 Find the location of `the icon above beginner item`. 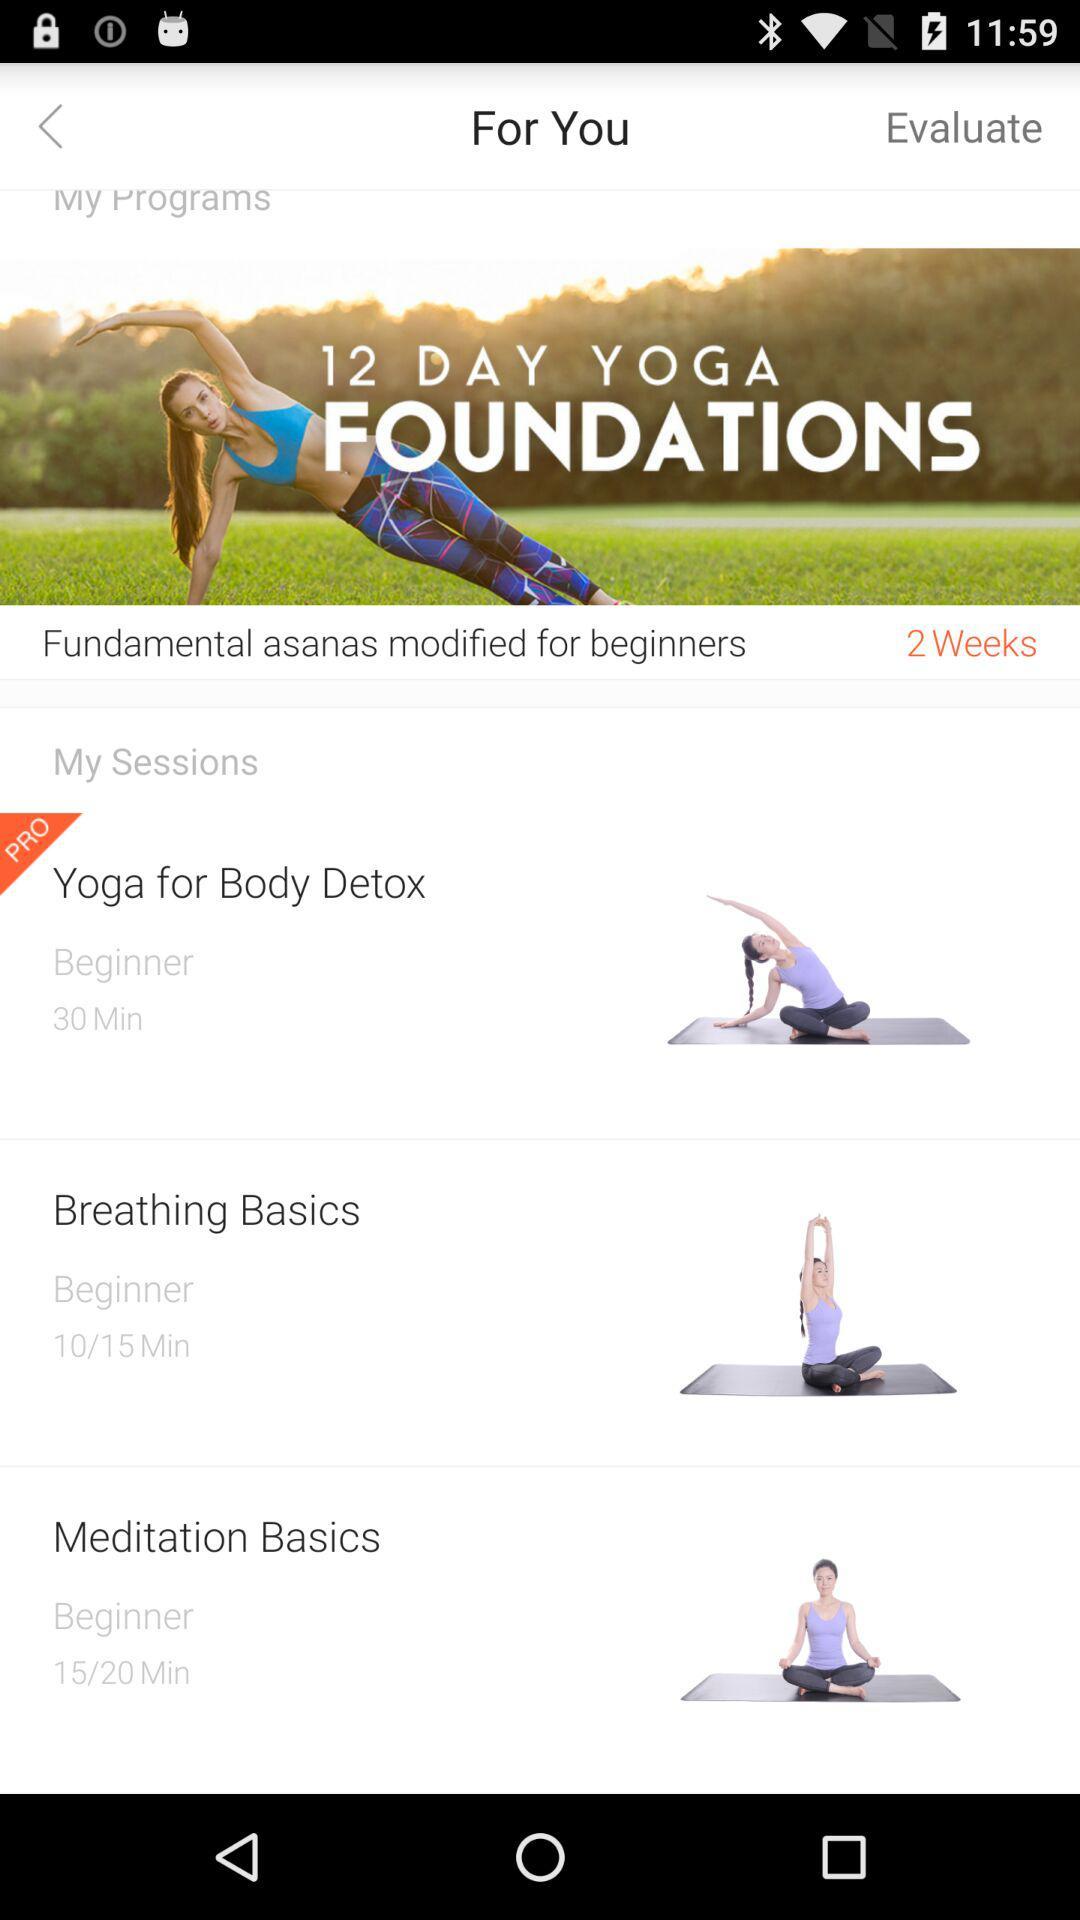

the icon above beginner item is located at coordinates (351, 880).